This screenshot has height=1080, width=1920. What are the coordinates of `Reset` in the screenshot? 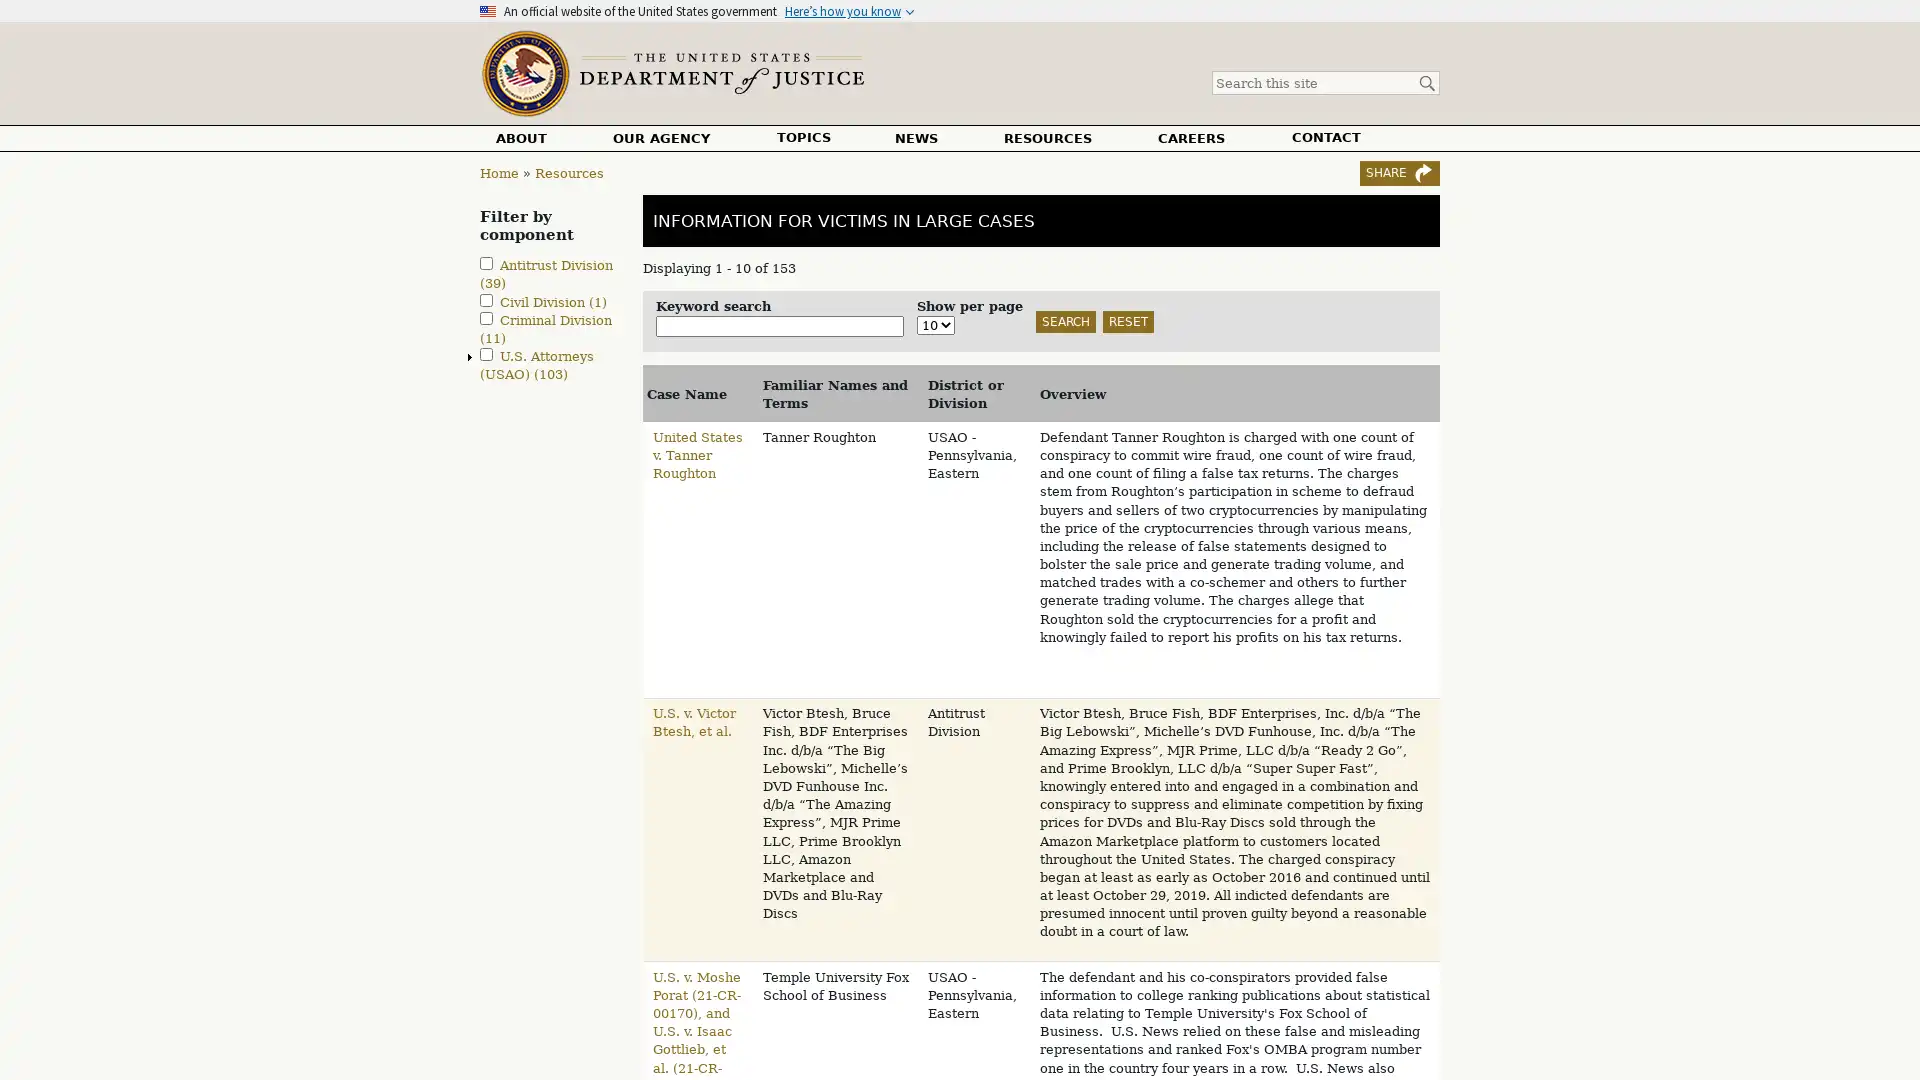 It's located at (1127, 319).